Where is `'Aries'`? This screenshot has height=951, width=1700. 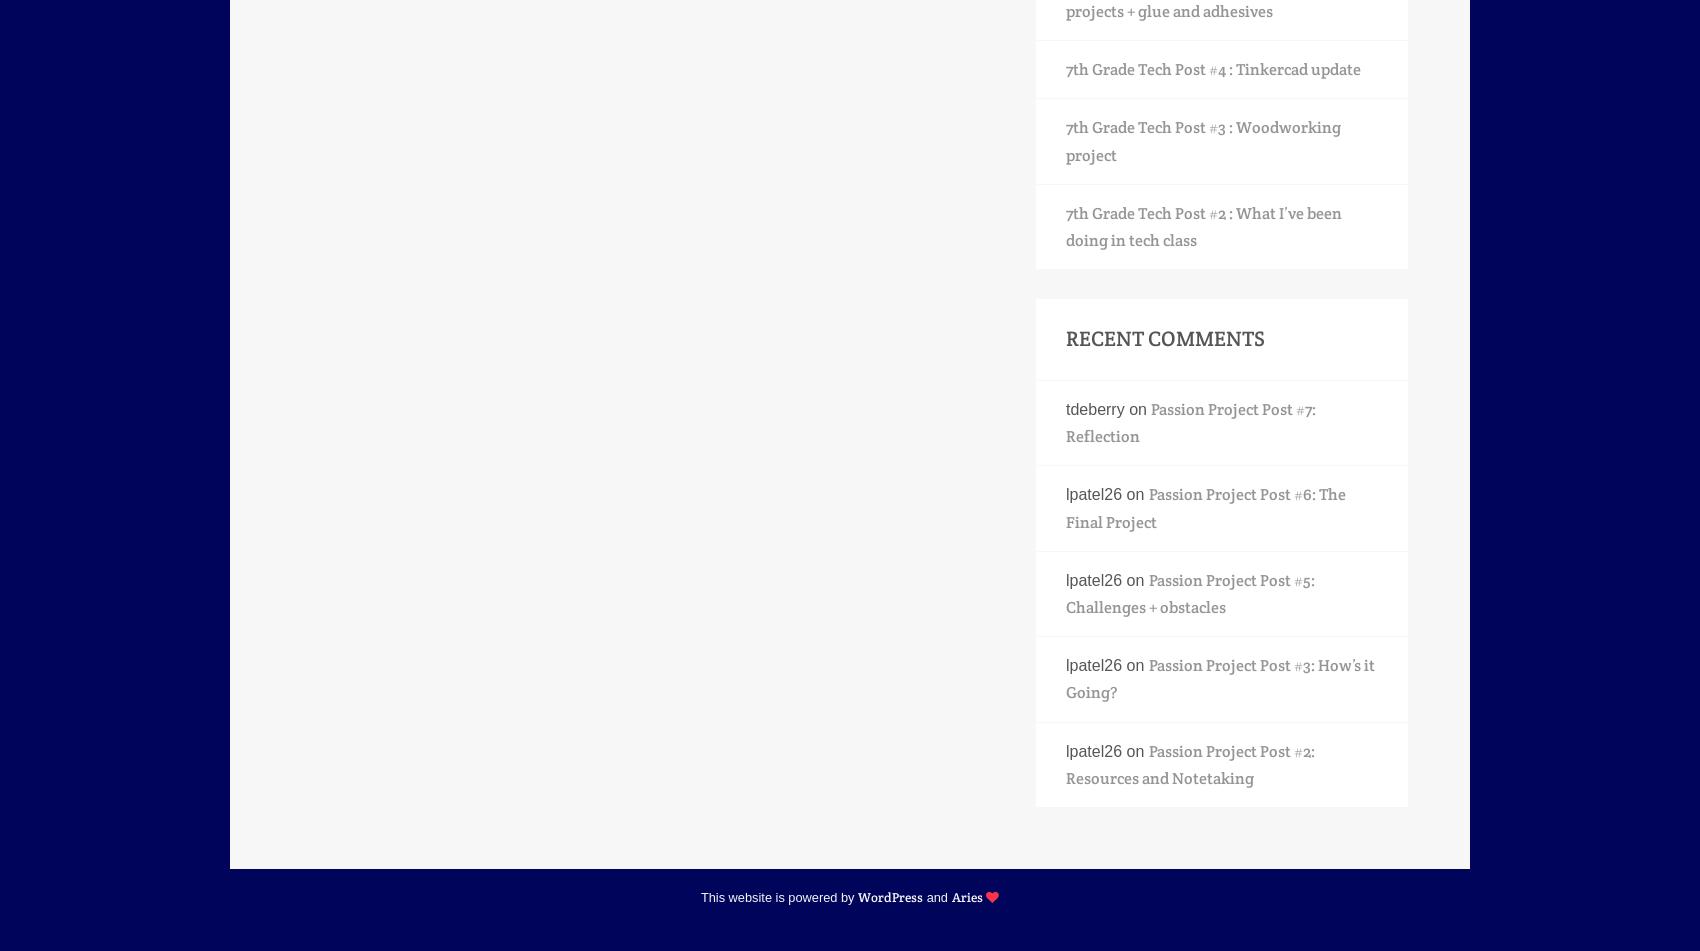 'Aries' is located at coordinates (965, 895).